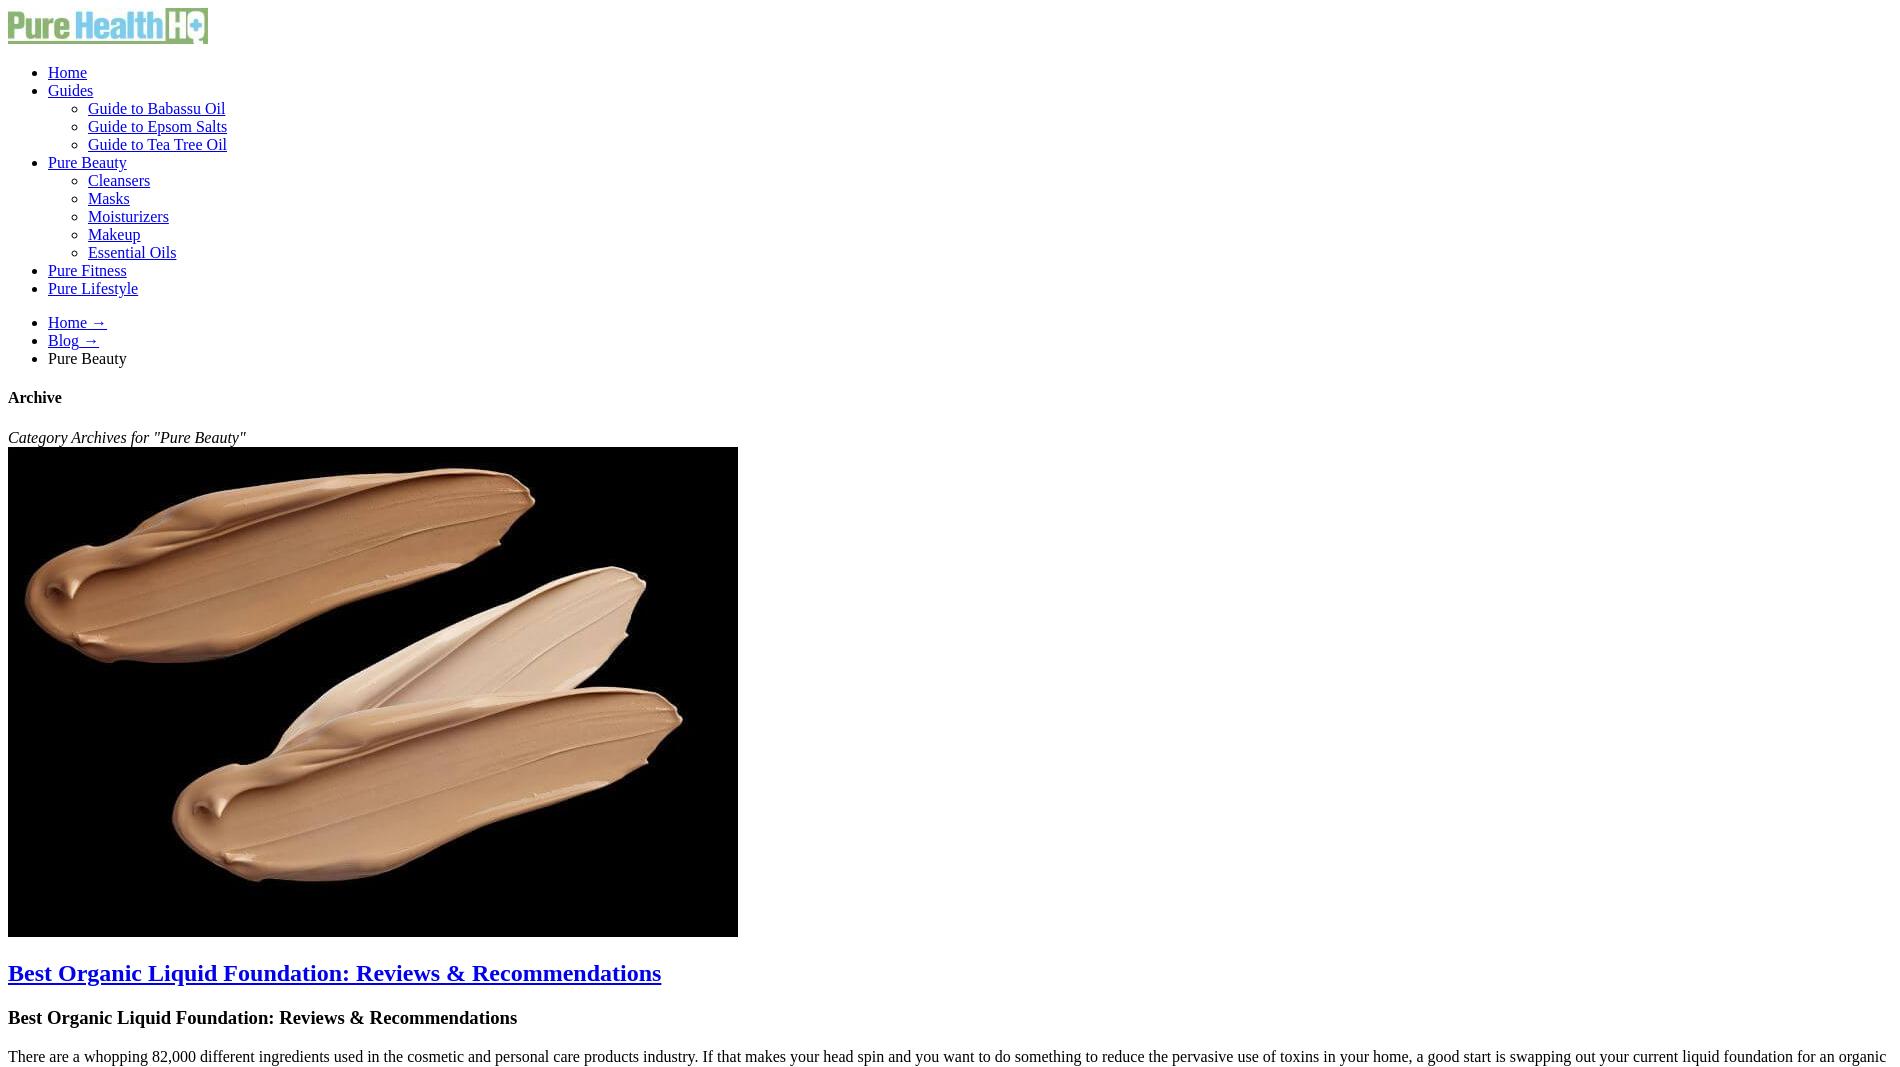 This screenshot has height=1067, width=1900. What do you see at coordinates (132, 252) in the screenshot?
I see `'Essential Oils'` at bounding box center [132, 252].